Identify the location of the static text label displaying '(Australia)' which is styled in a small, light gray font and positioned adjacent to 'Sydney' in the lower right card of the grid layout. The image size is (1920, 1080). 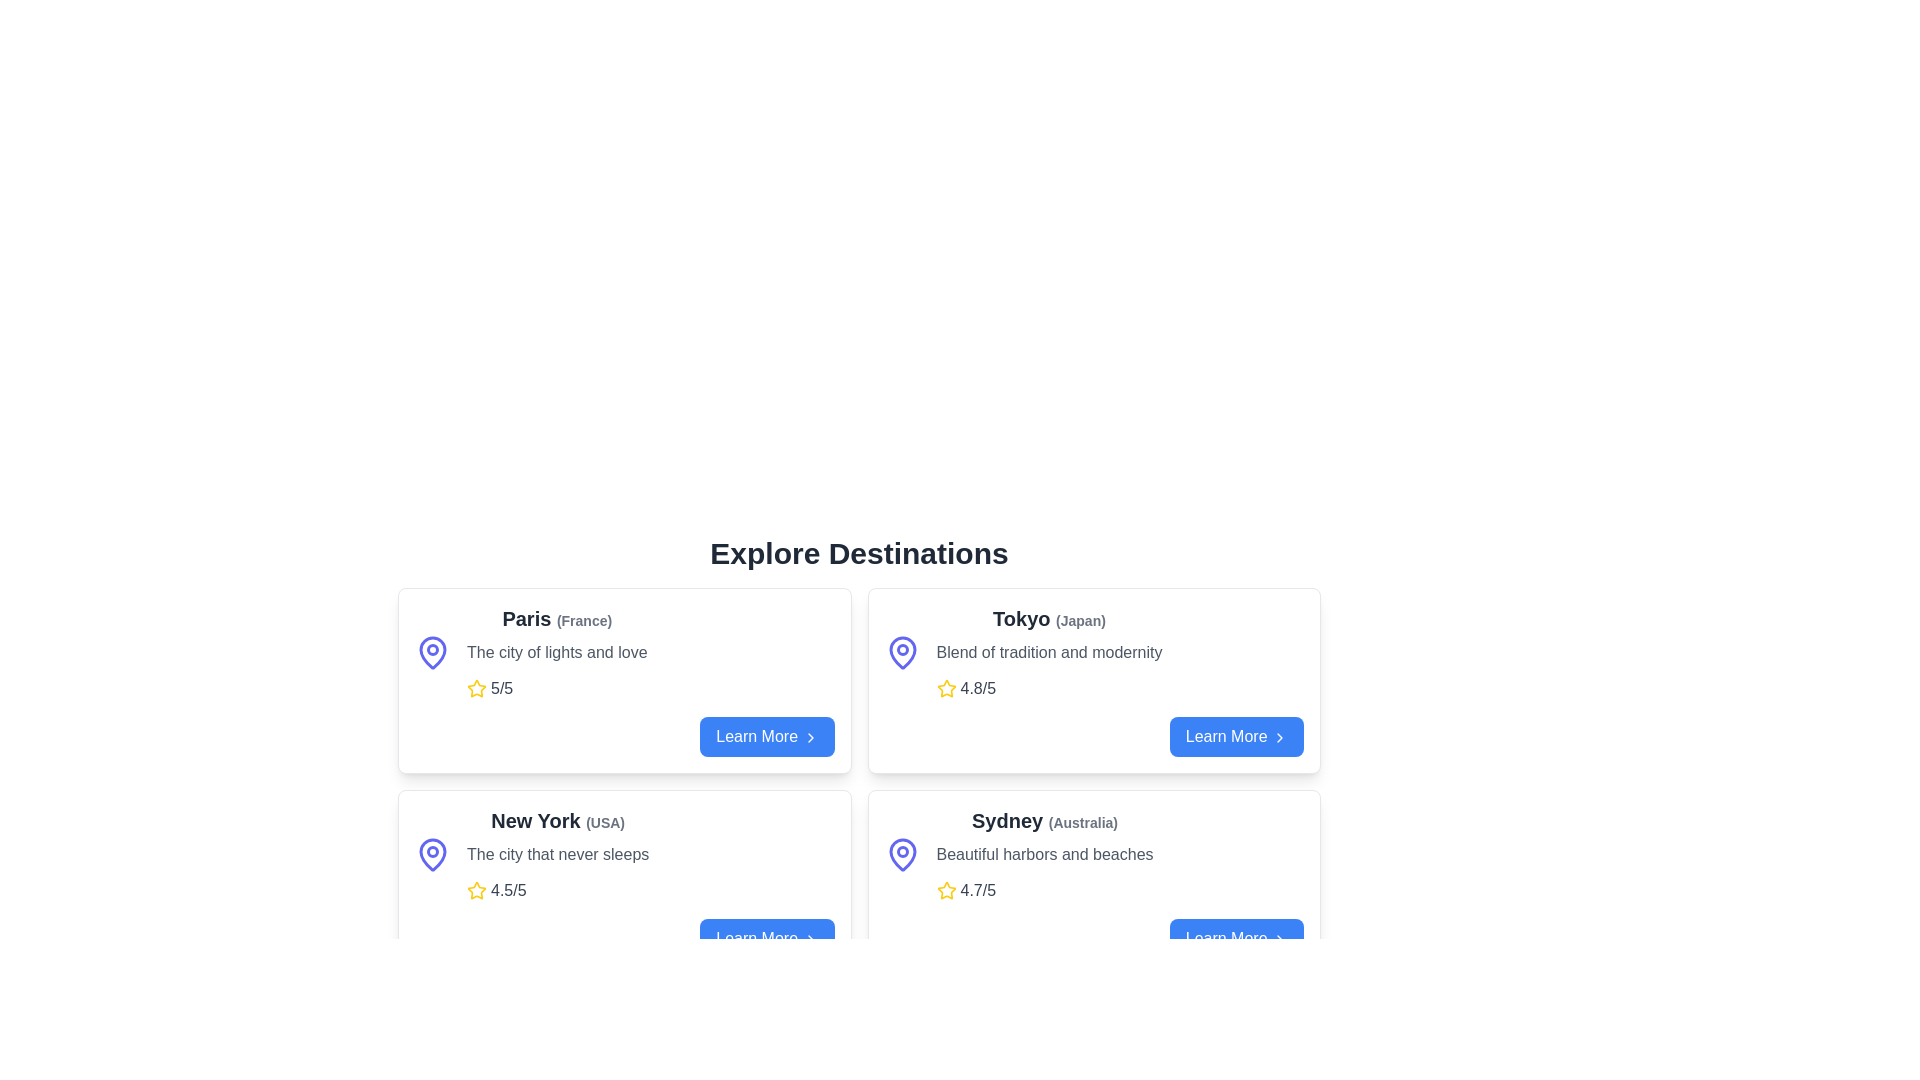
(1082, 822).